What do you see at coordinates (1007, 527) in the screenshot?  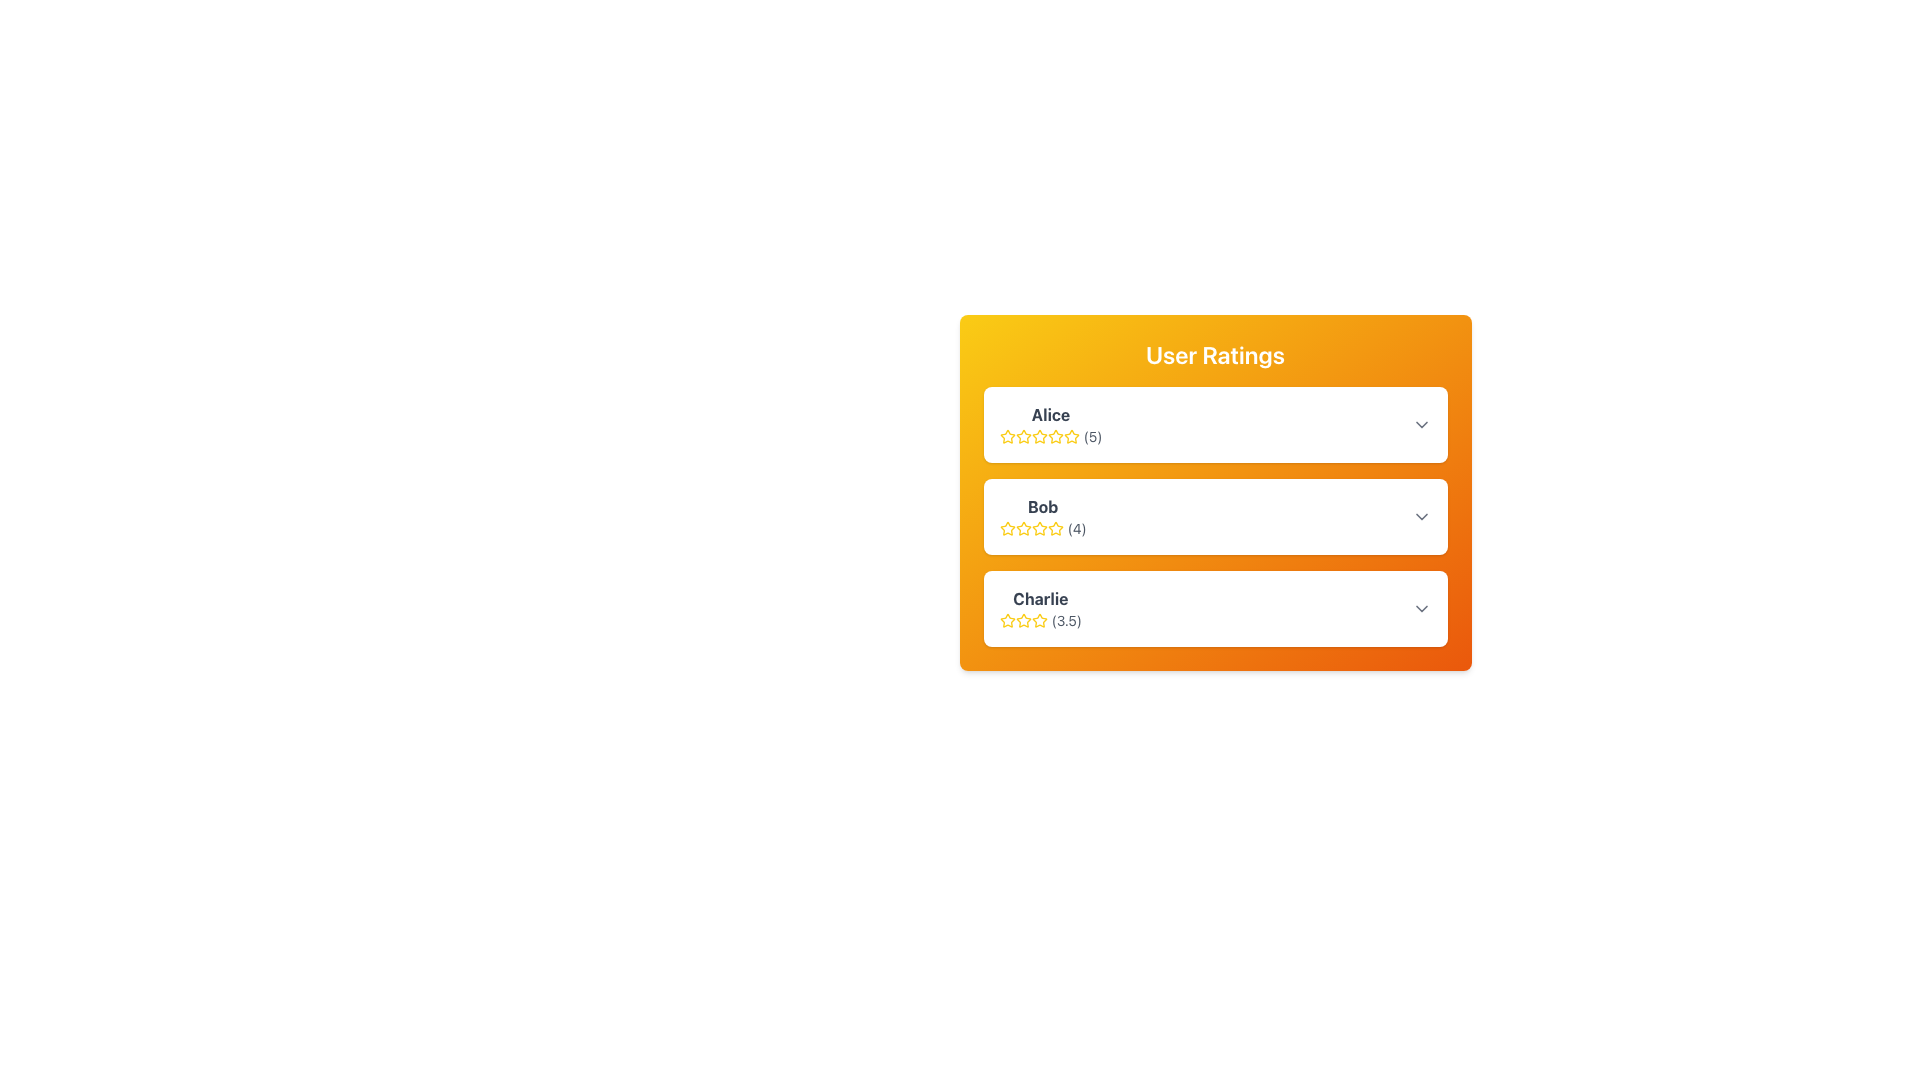 I see `the first yellow outlined star in the 5-star rating widget associated with Bob to interact with it` at bounding box center [1007, 527].